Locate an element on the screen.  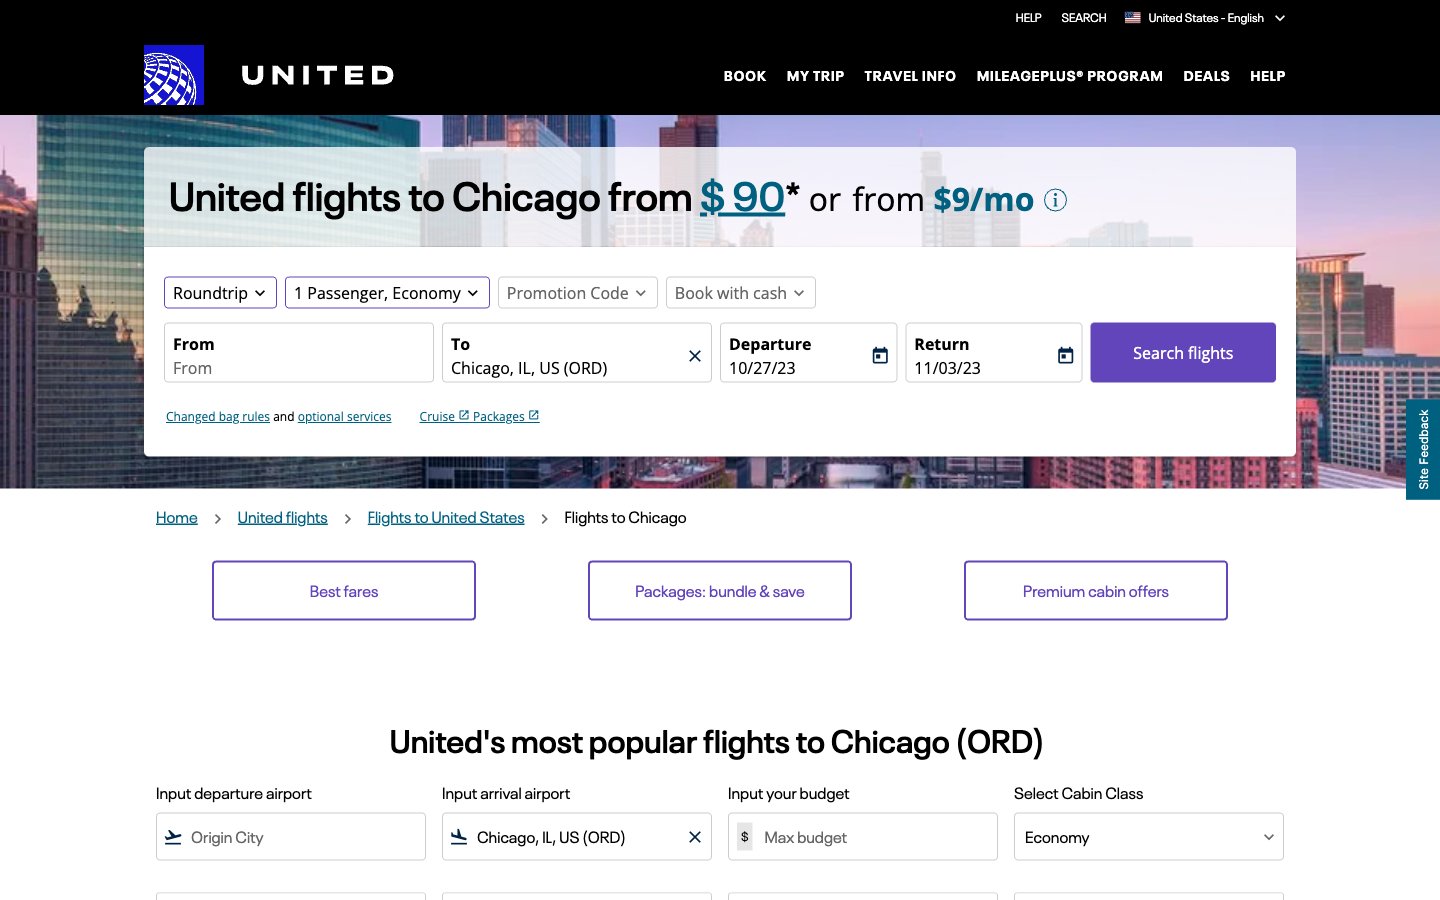
Forward to Cheapest Costings is located at coordinates (344, 590).